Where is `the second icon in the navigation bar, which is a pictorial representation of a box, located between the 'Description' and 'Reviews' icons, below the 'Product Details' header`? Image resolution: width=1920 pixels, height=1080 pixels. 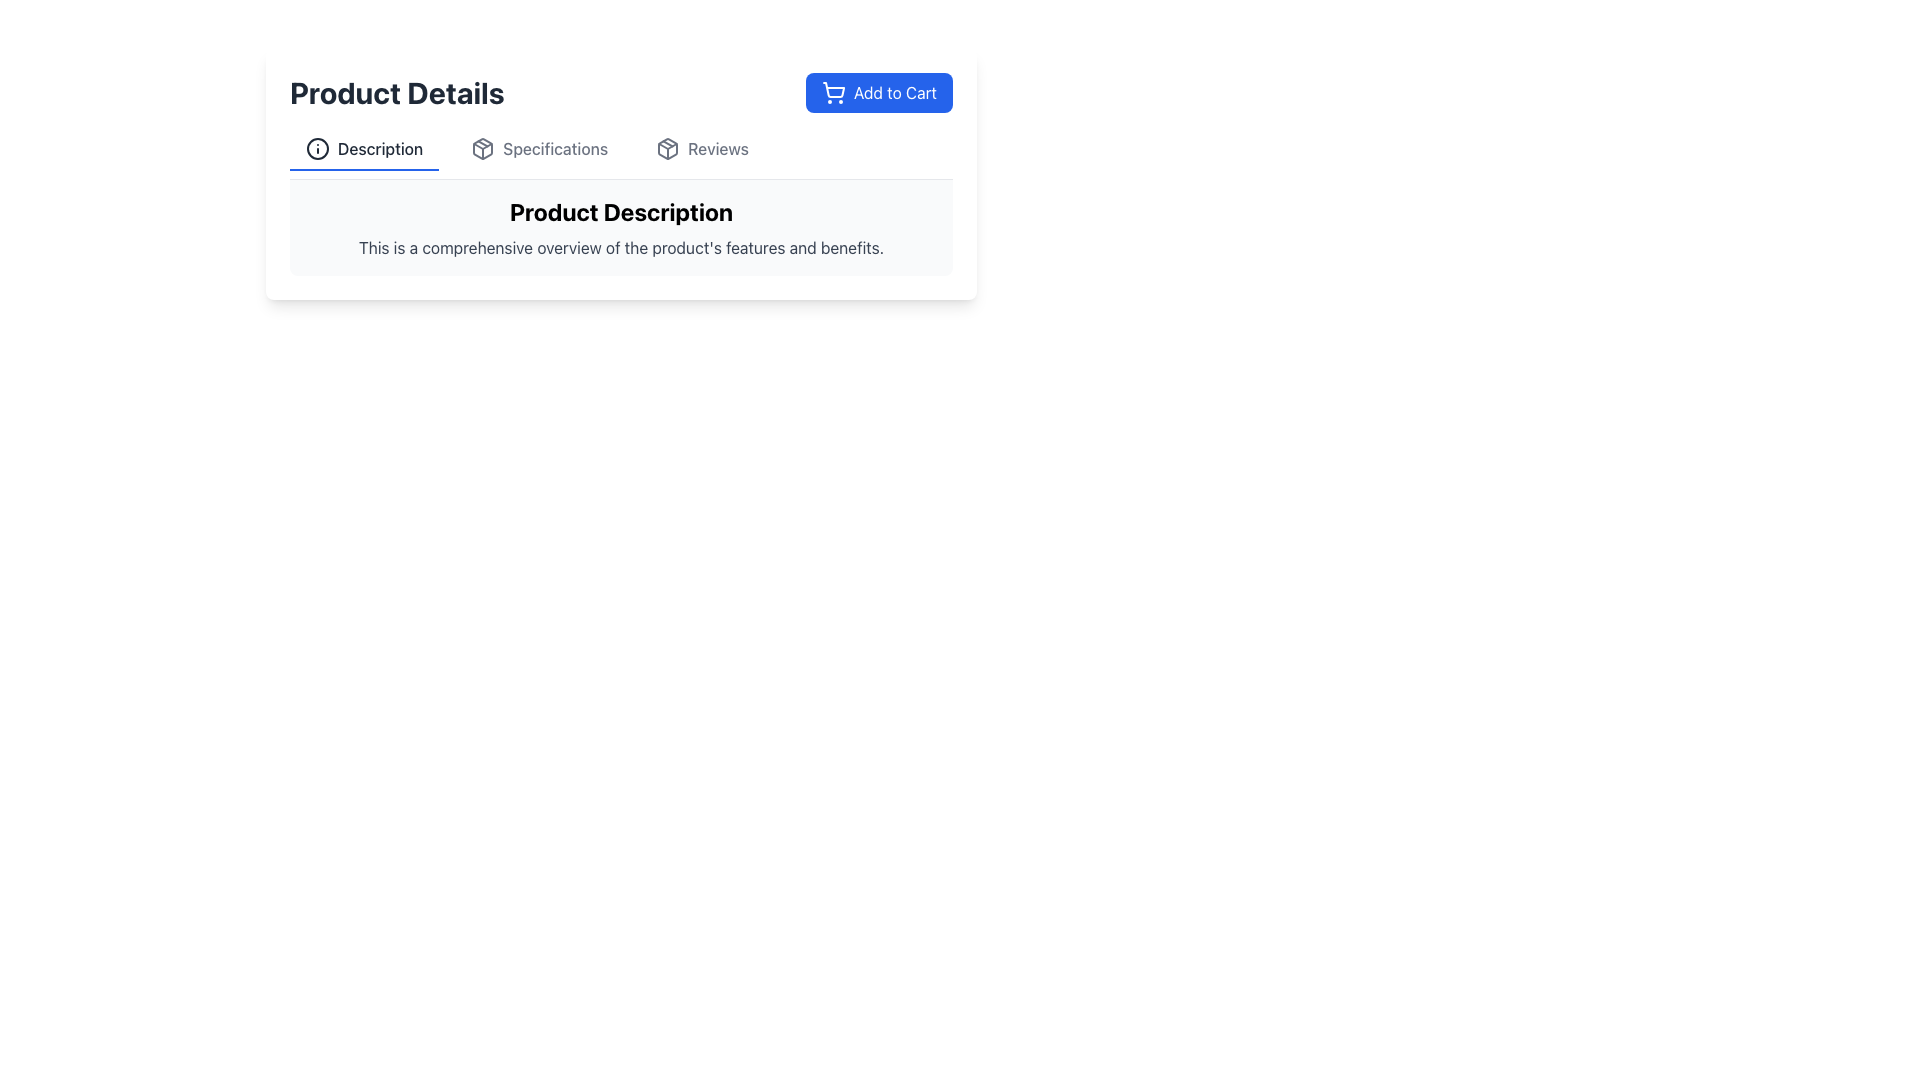 the second icon in the navigation bar, which is a pictorial representation of a box, located between the 'Description' and 'Reviews' icons, below the 'Product Details' header is located at coordinates (668, 148).